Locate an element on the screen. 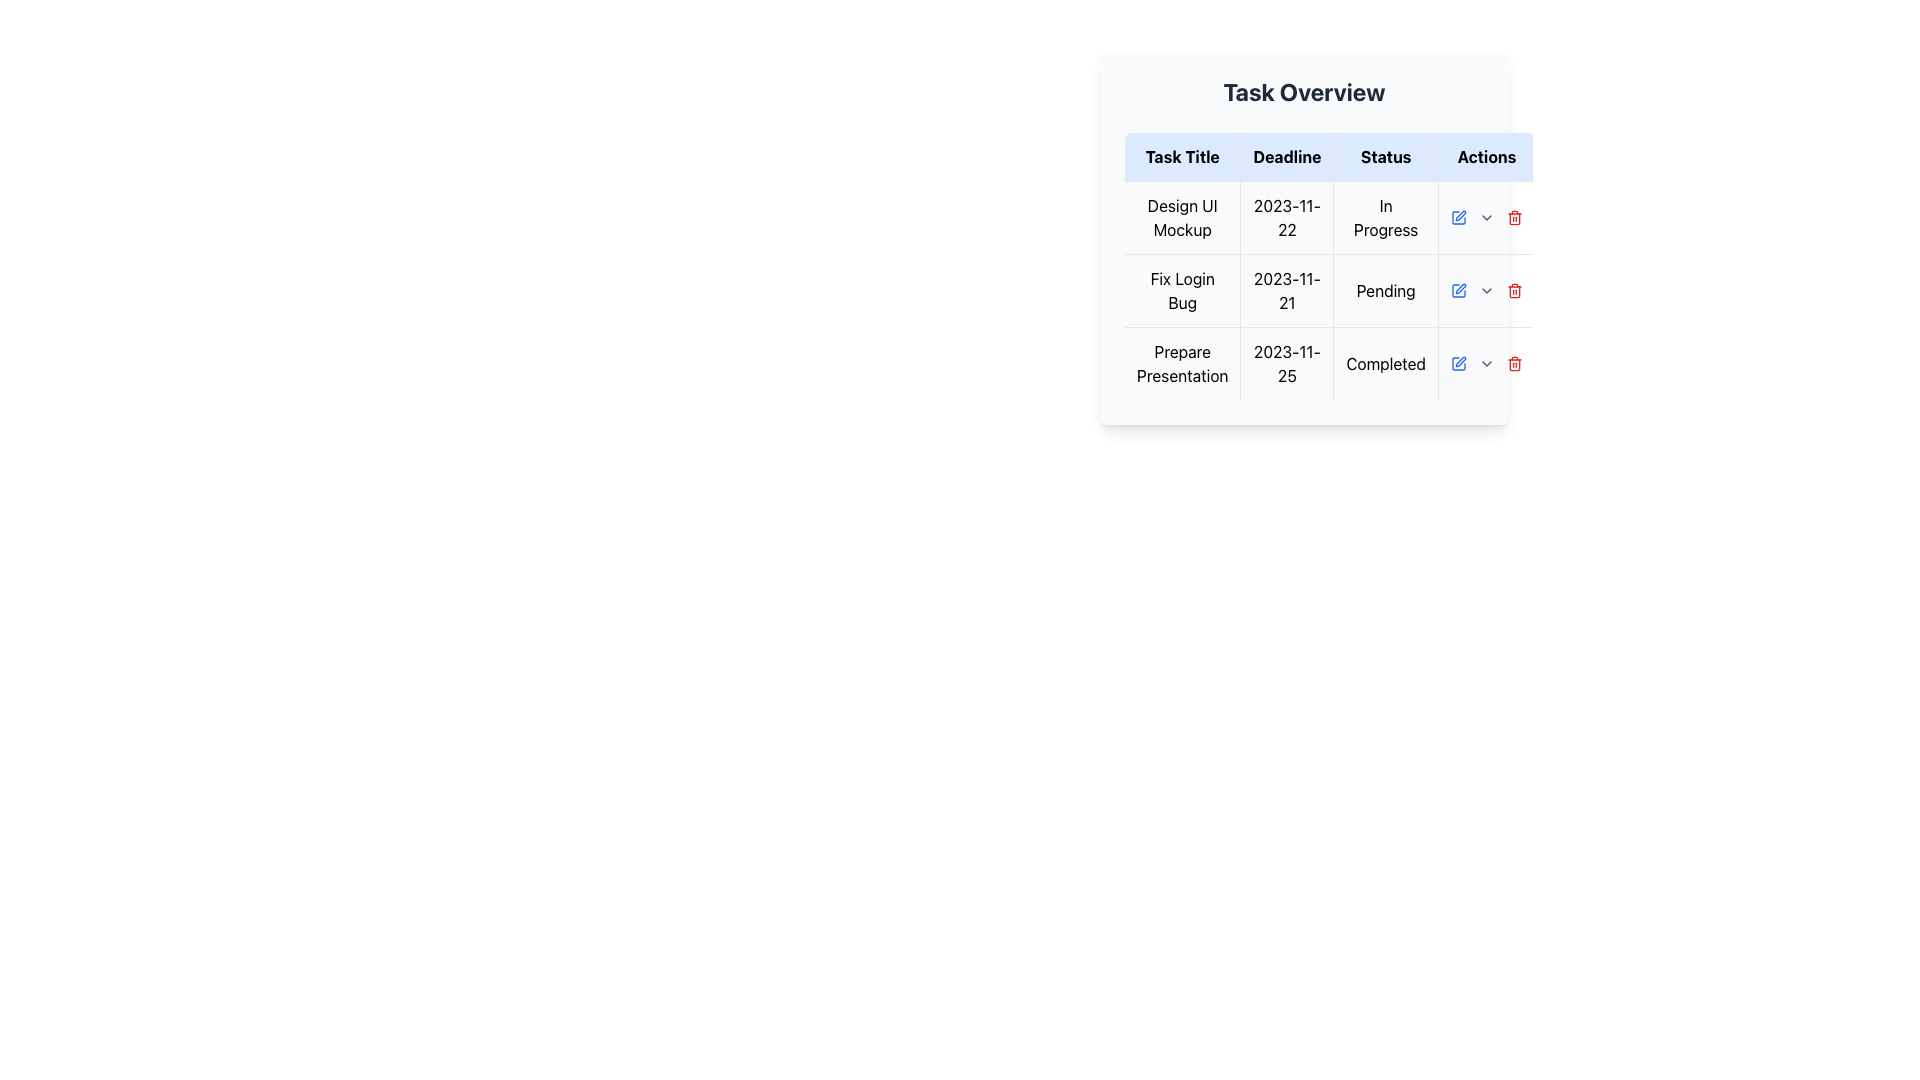  properties of the table header cell labeled 'Task Title', which is the first item in the header row of the table is located at coordinates (1182, 156).